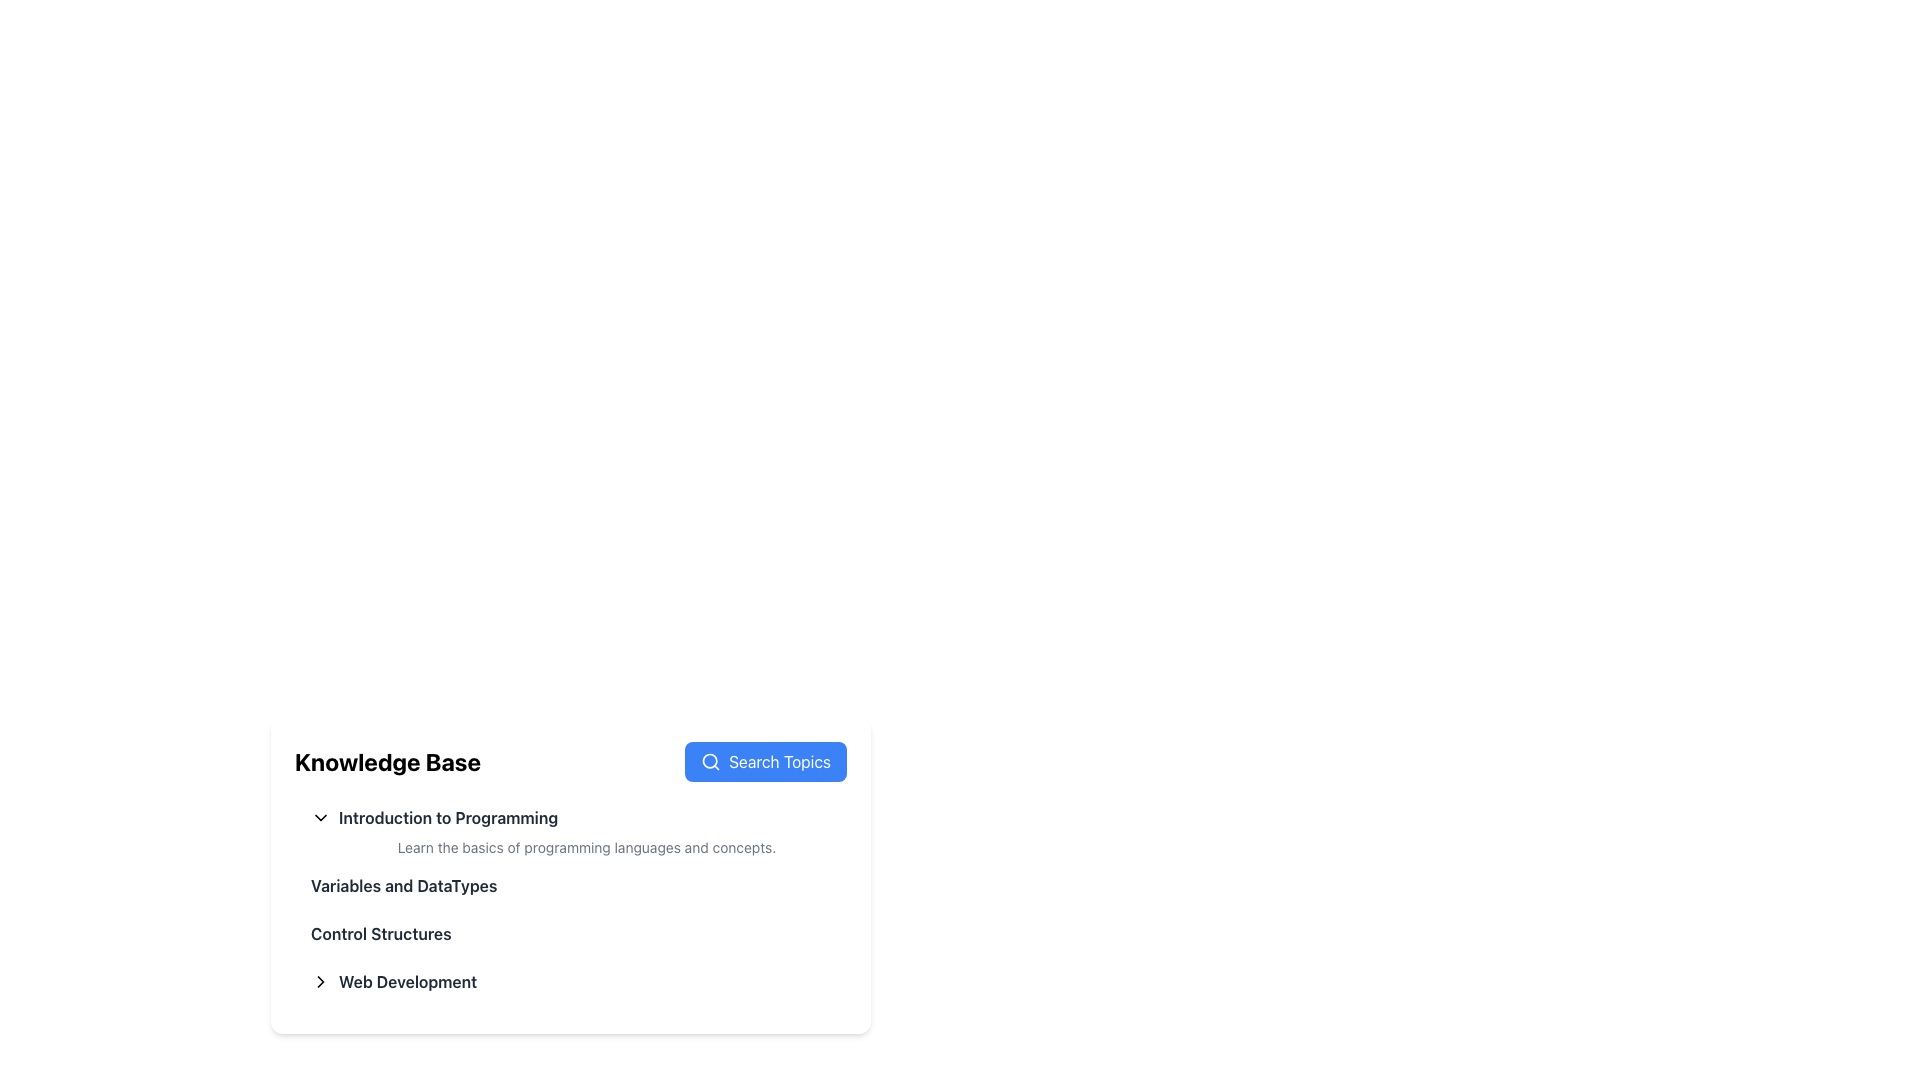  I want to click on the collapsible menu button for 'Introduction to Programming' located under the 'Knowledge Base' section to trigger the hover effect, so click(433, 817).